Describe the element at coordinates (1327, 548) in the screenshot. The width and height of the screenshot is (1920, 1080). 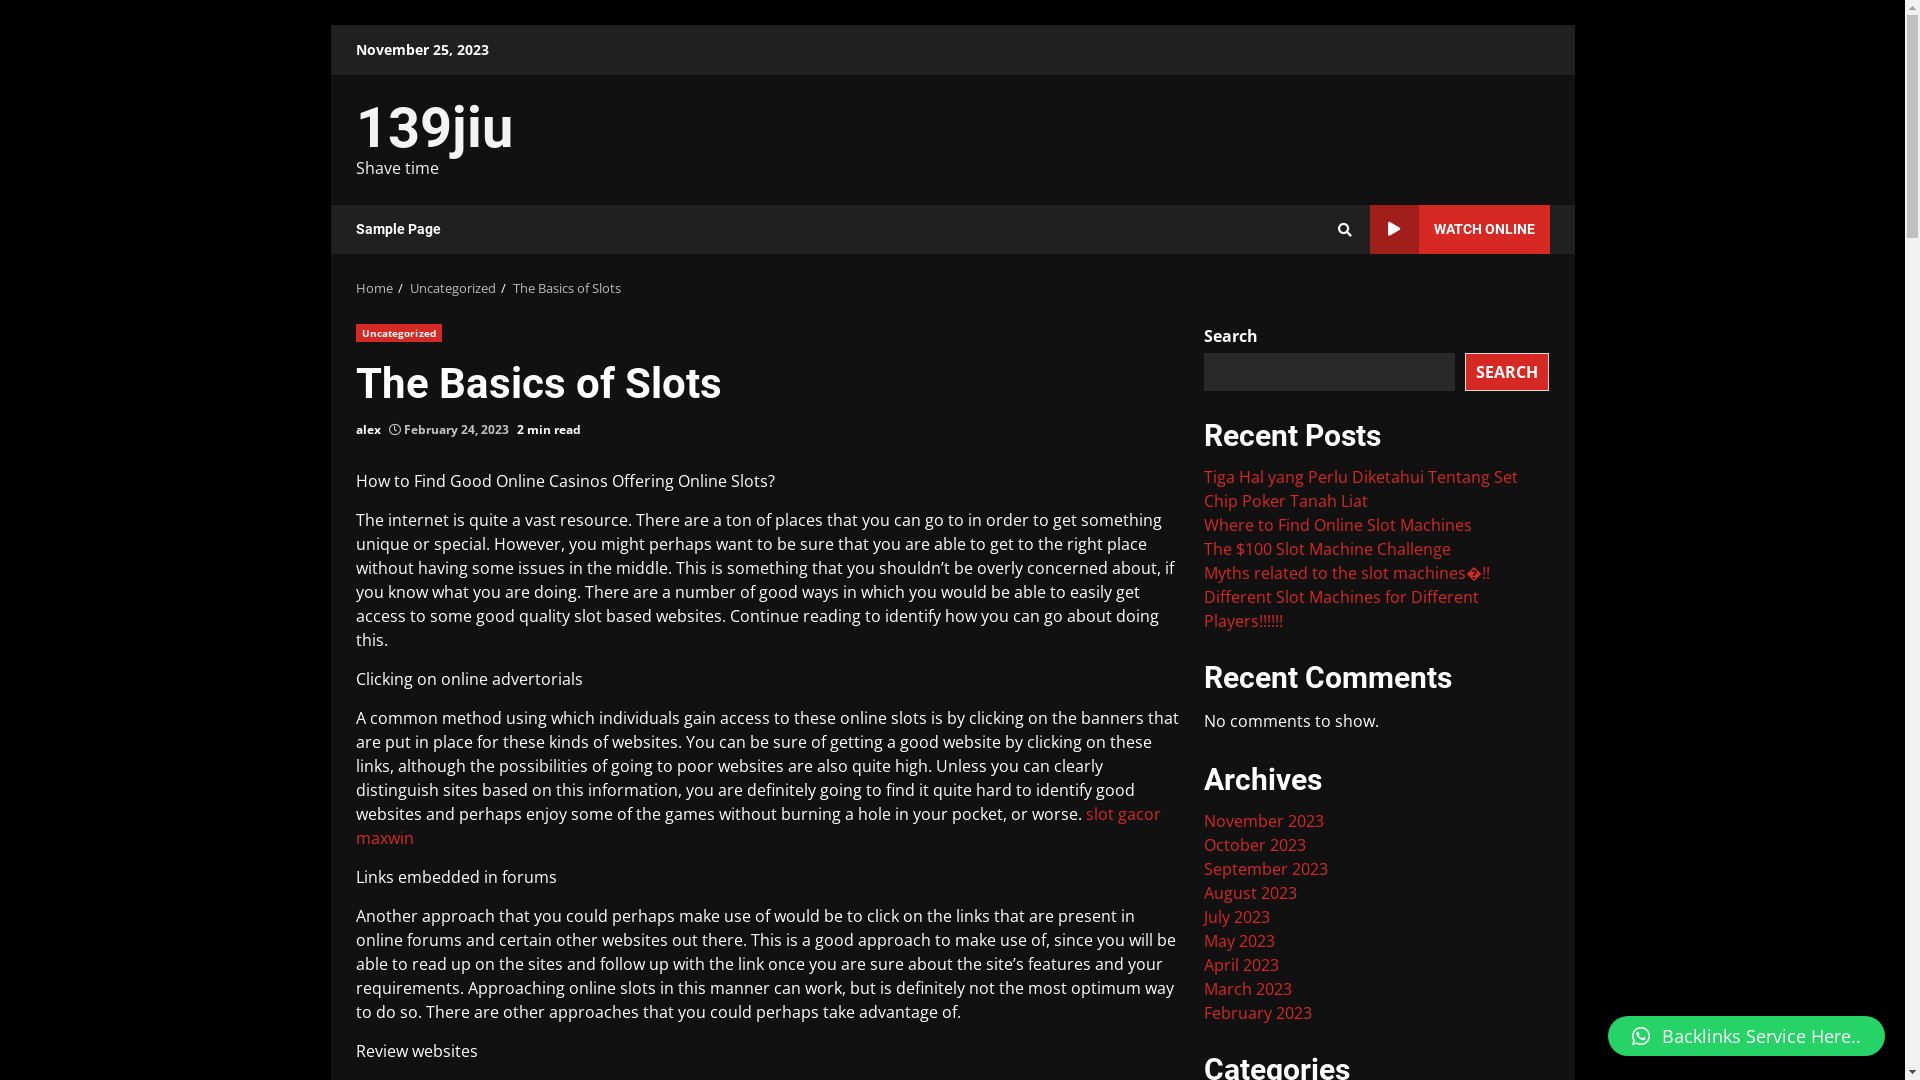
I see `'The $100 Slot Machine Challenge'` at that location.